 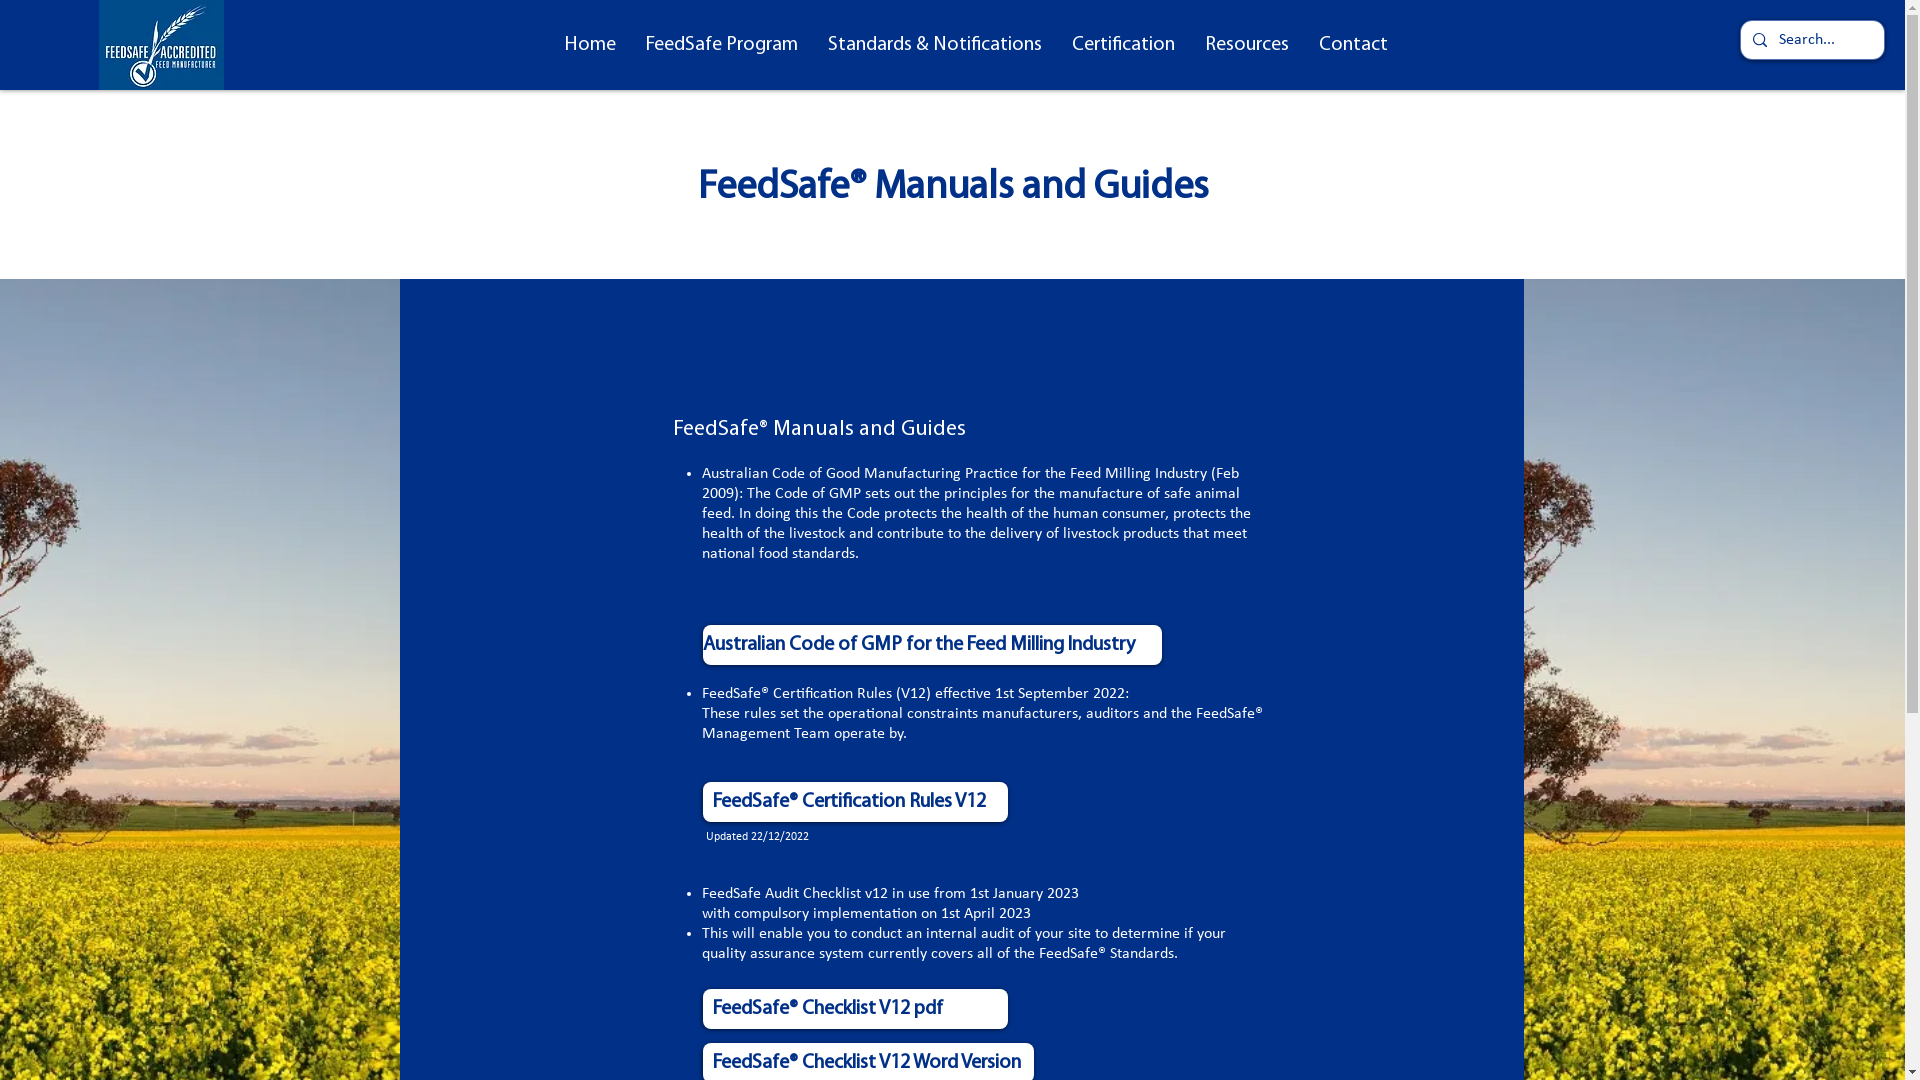 I want to click on 'Certification', so click(x=1055, y=45).